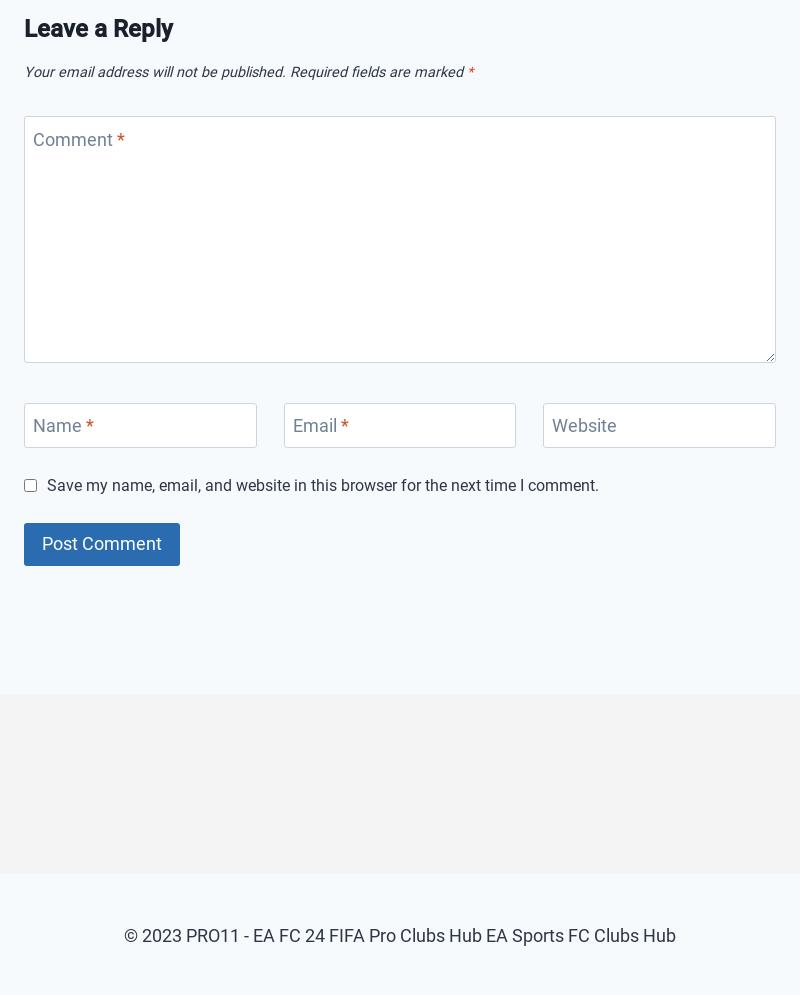 Image resolution: width=800 pixels, height=995 pixels. What do you see at coordinates (33, 424) in the screenshot?
I see `'Name'` at bounding box center [33, 424].